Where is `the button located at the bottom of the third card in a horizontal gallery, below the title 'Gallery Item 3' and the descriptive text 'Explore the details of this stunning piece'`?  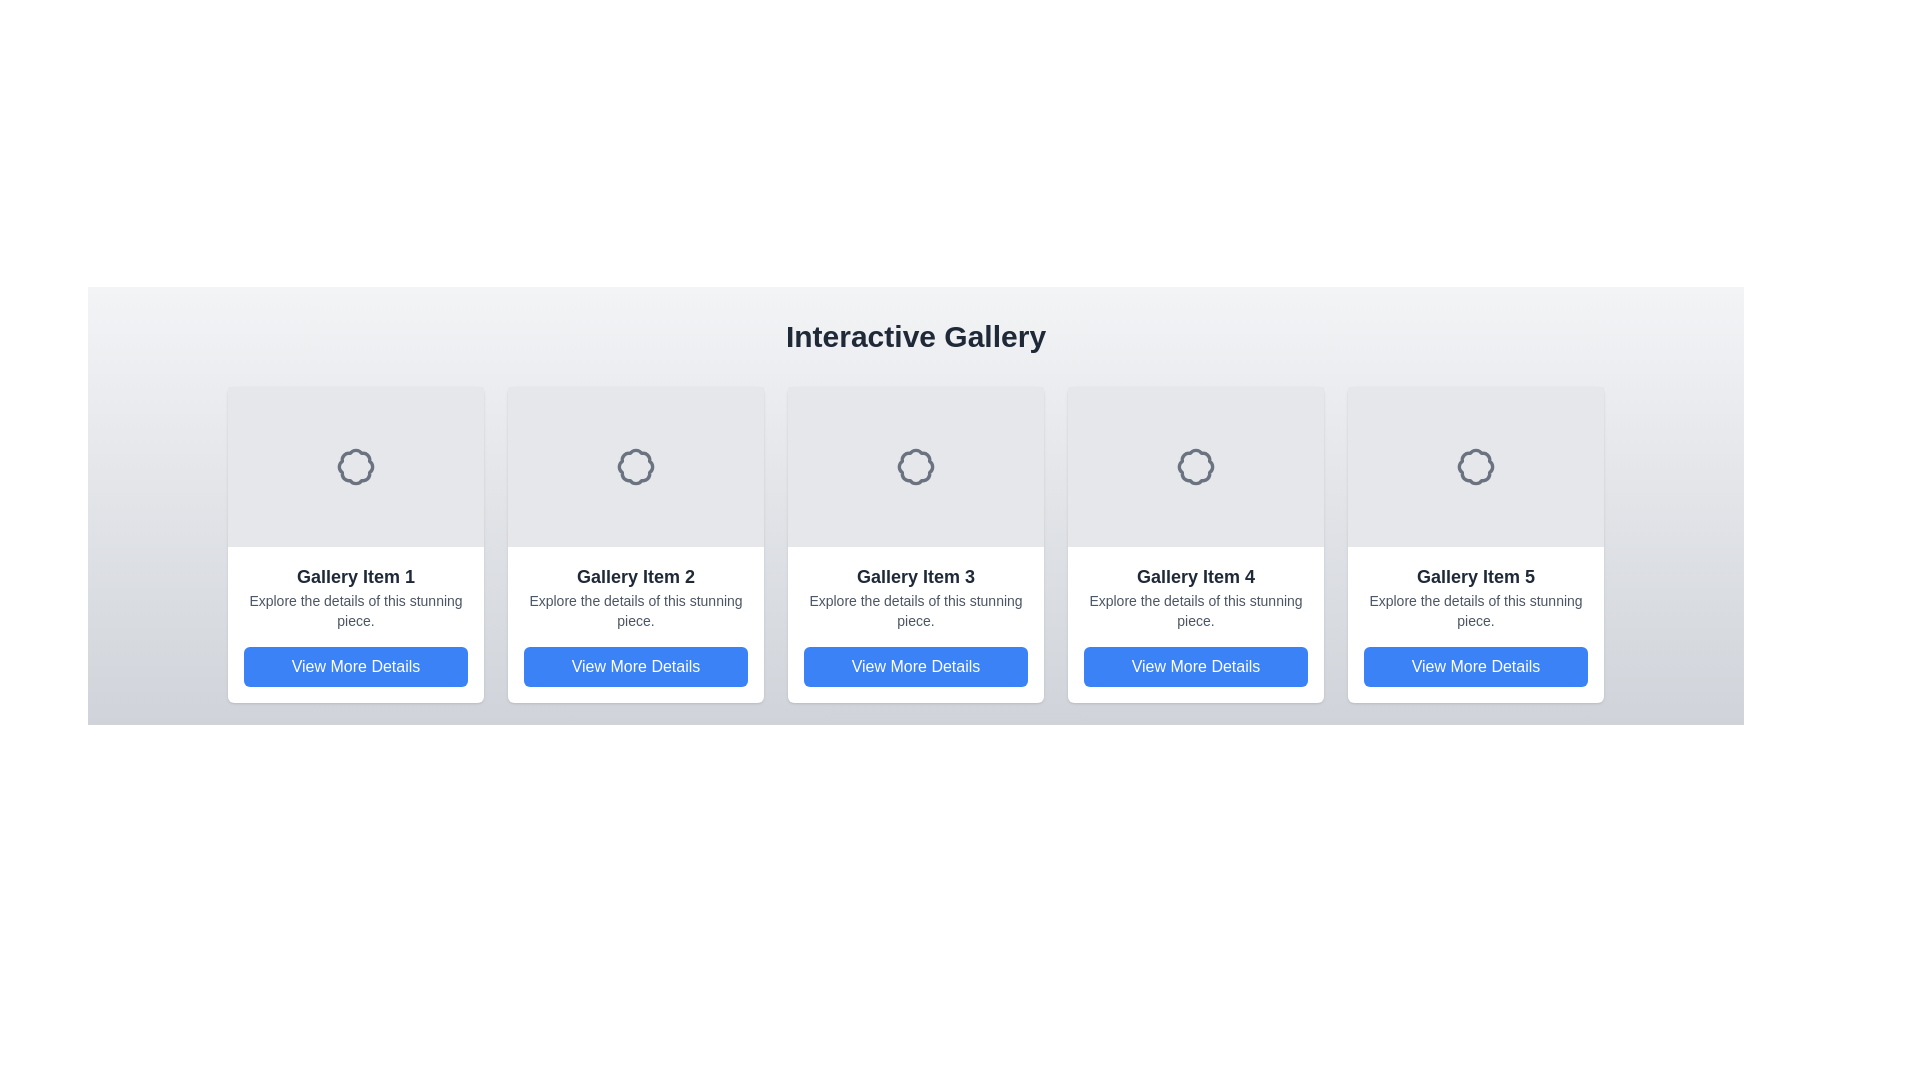 the button located at the bottom of the third card in a horizontal gallery, below the title 'Gallery Item 3' and the descriptive text 'Explore the details of this stunning piece' is located at coordinates (915, 667).